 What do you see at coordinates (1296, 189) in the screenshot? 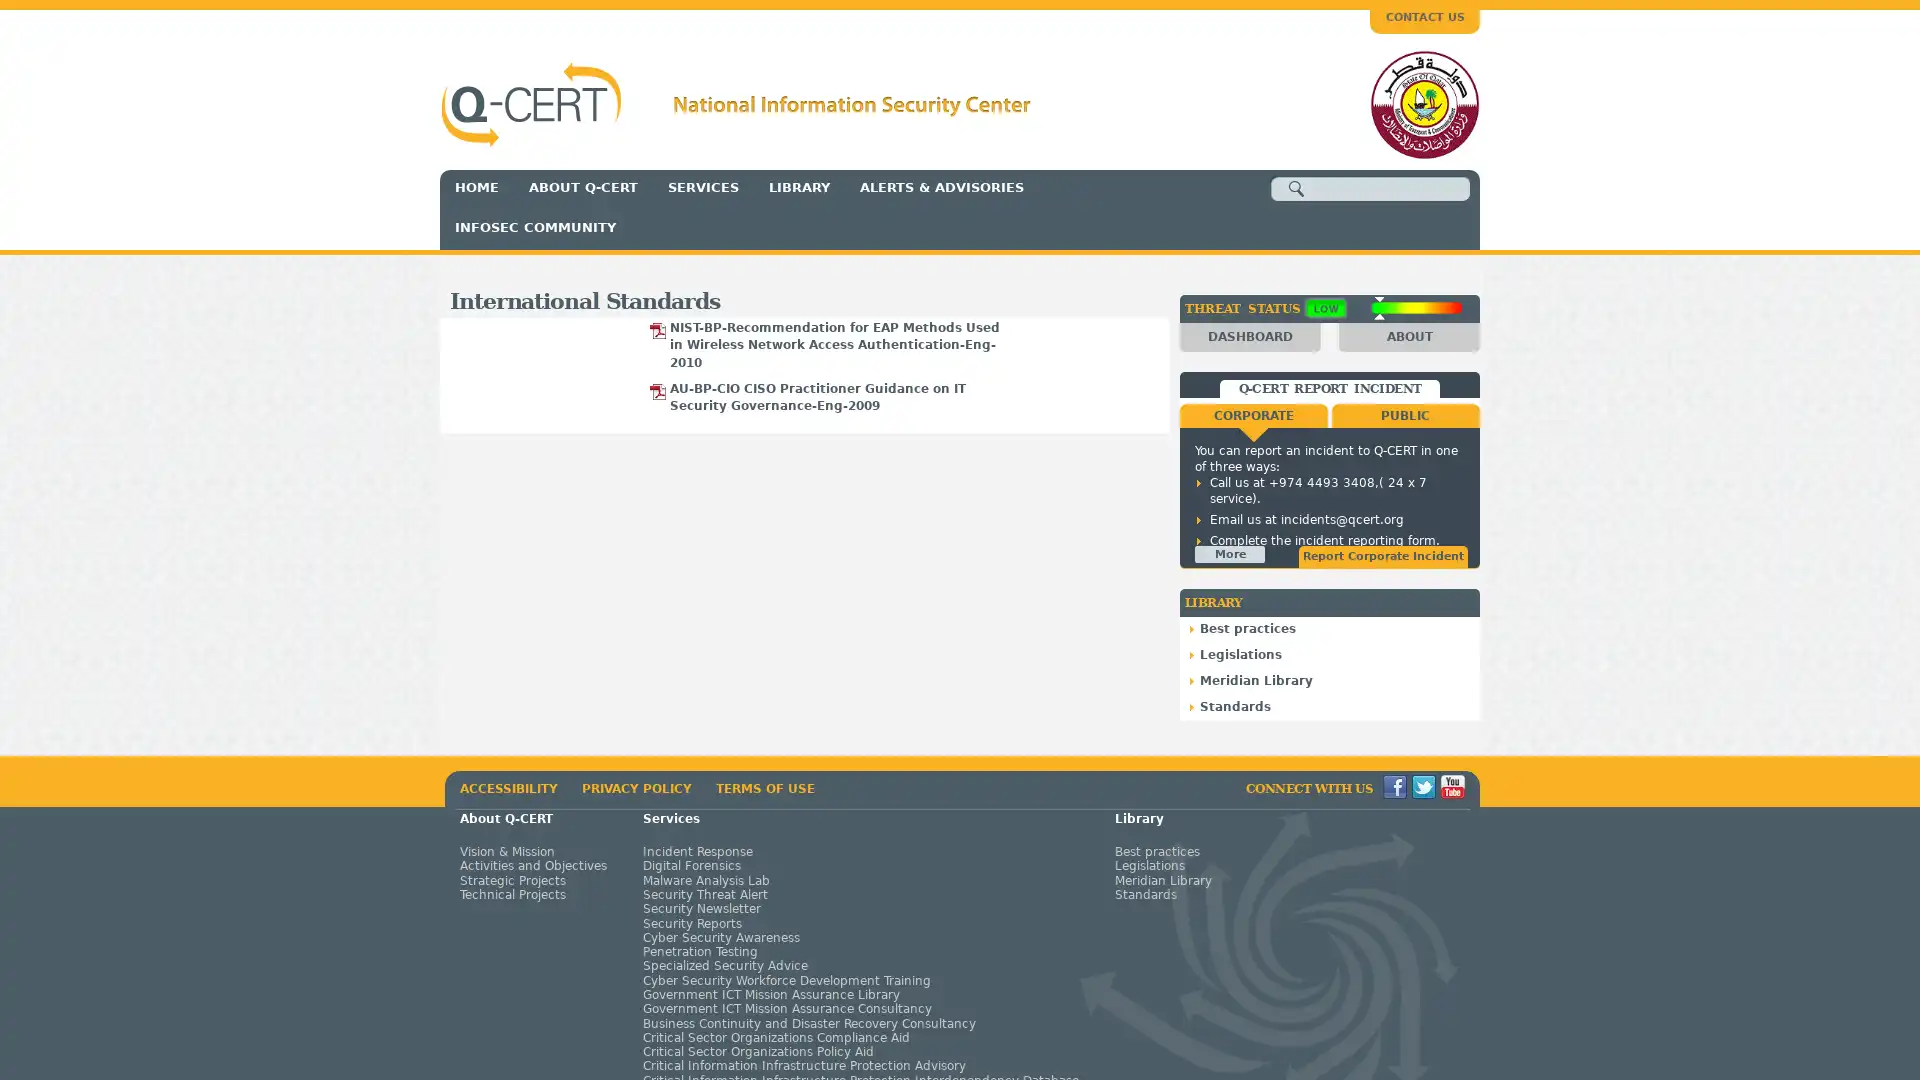
I see `Search` at bounding box center [1296, 189].